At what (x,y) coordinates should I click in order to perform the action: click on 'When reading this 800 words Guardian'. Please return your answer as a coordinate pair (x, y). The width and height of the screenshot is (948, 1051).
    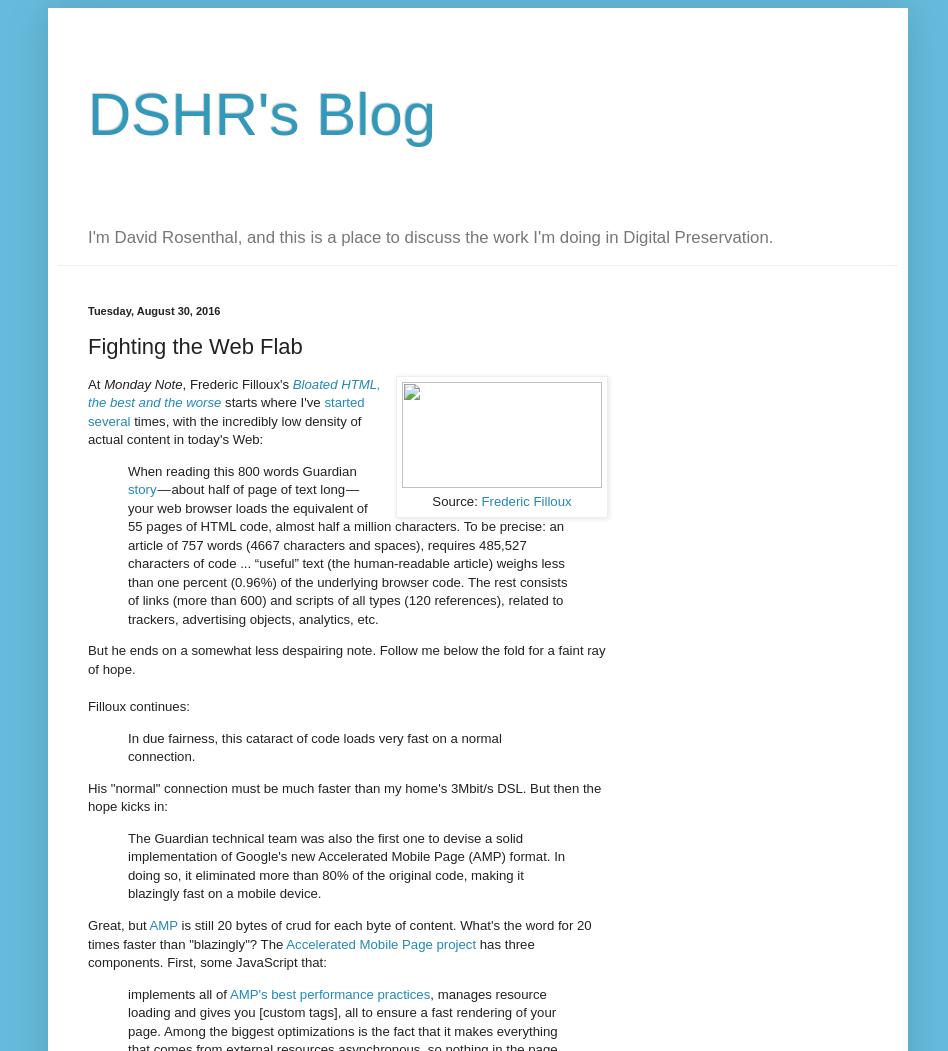
    Looking at the image, I should click on (242, 469).